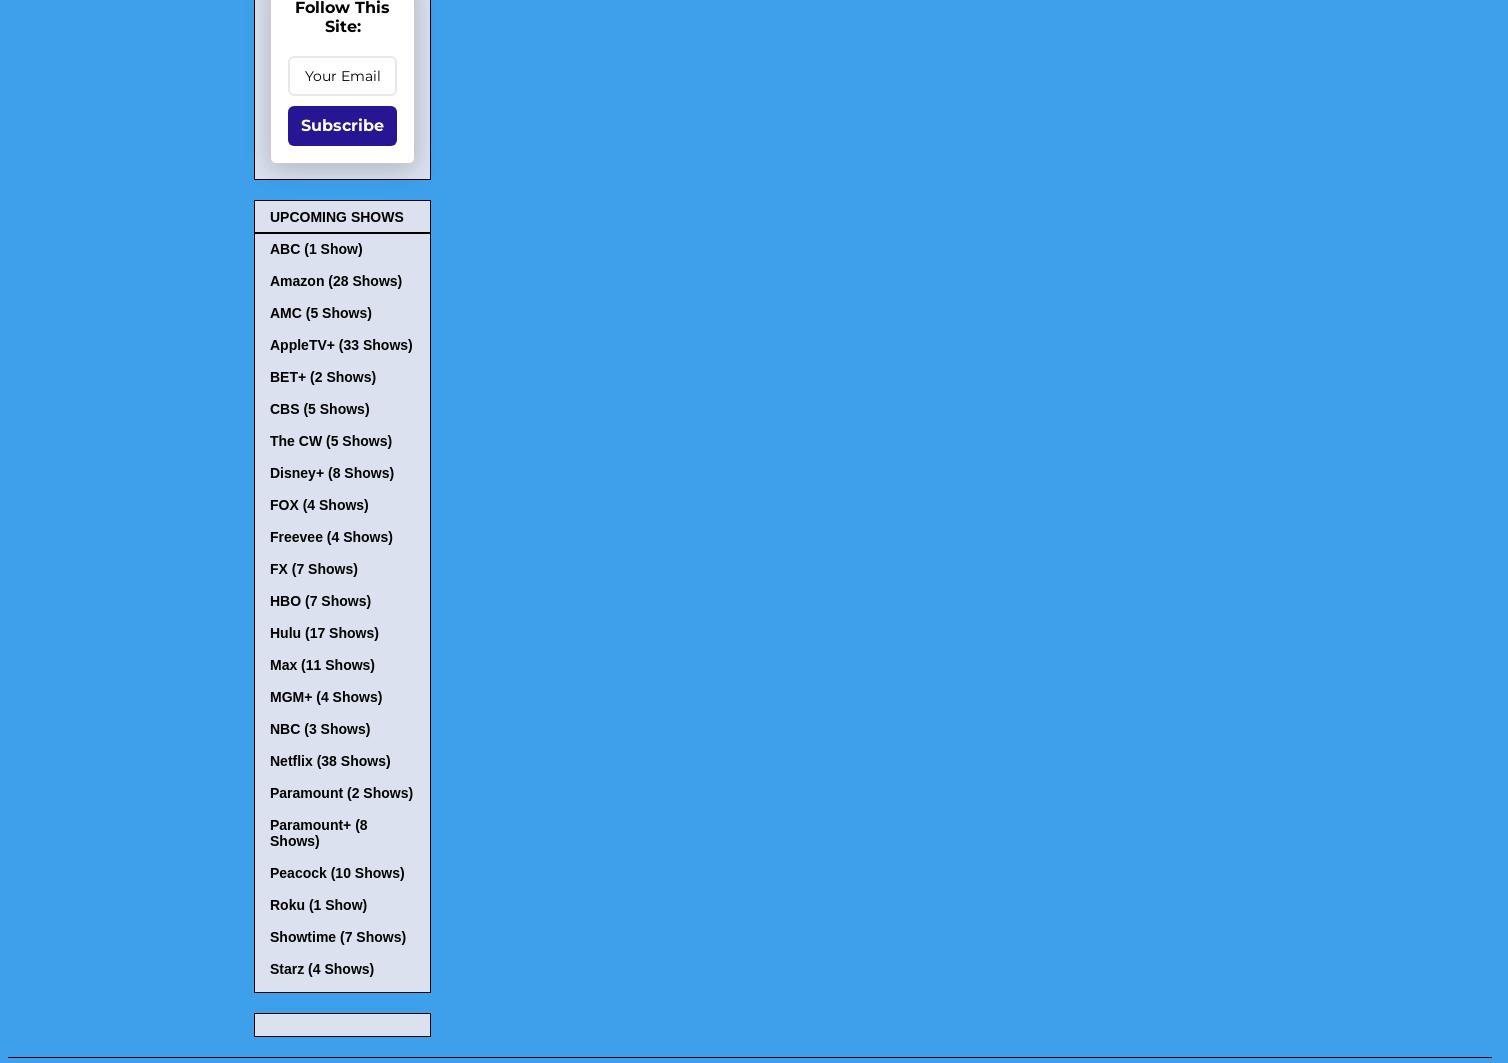  What do you see at coordinates (320, 968) in the screenshot?
I see `'Starz (4 Shows)'` at bounding box center [320, 968].